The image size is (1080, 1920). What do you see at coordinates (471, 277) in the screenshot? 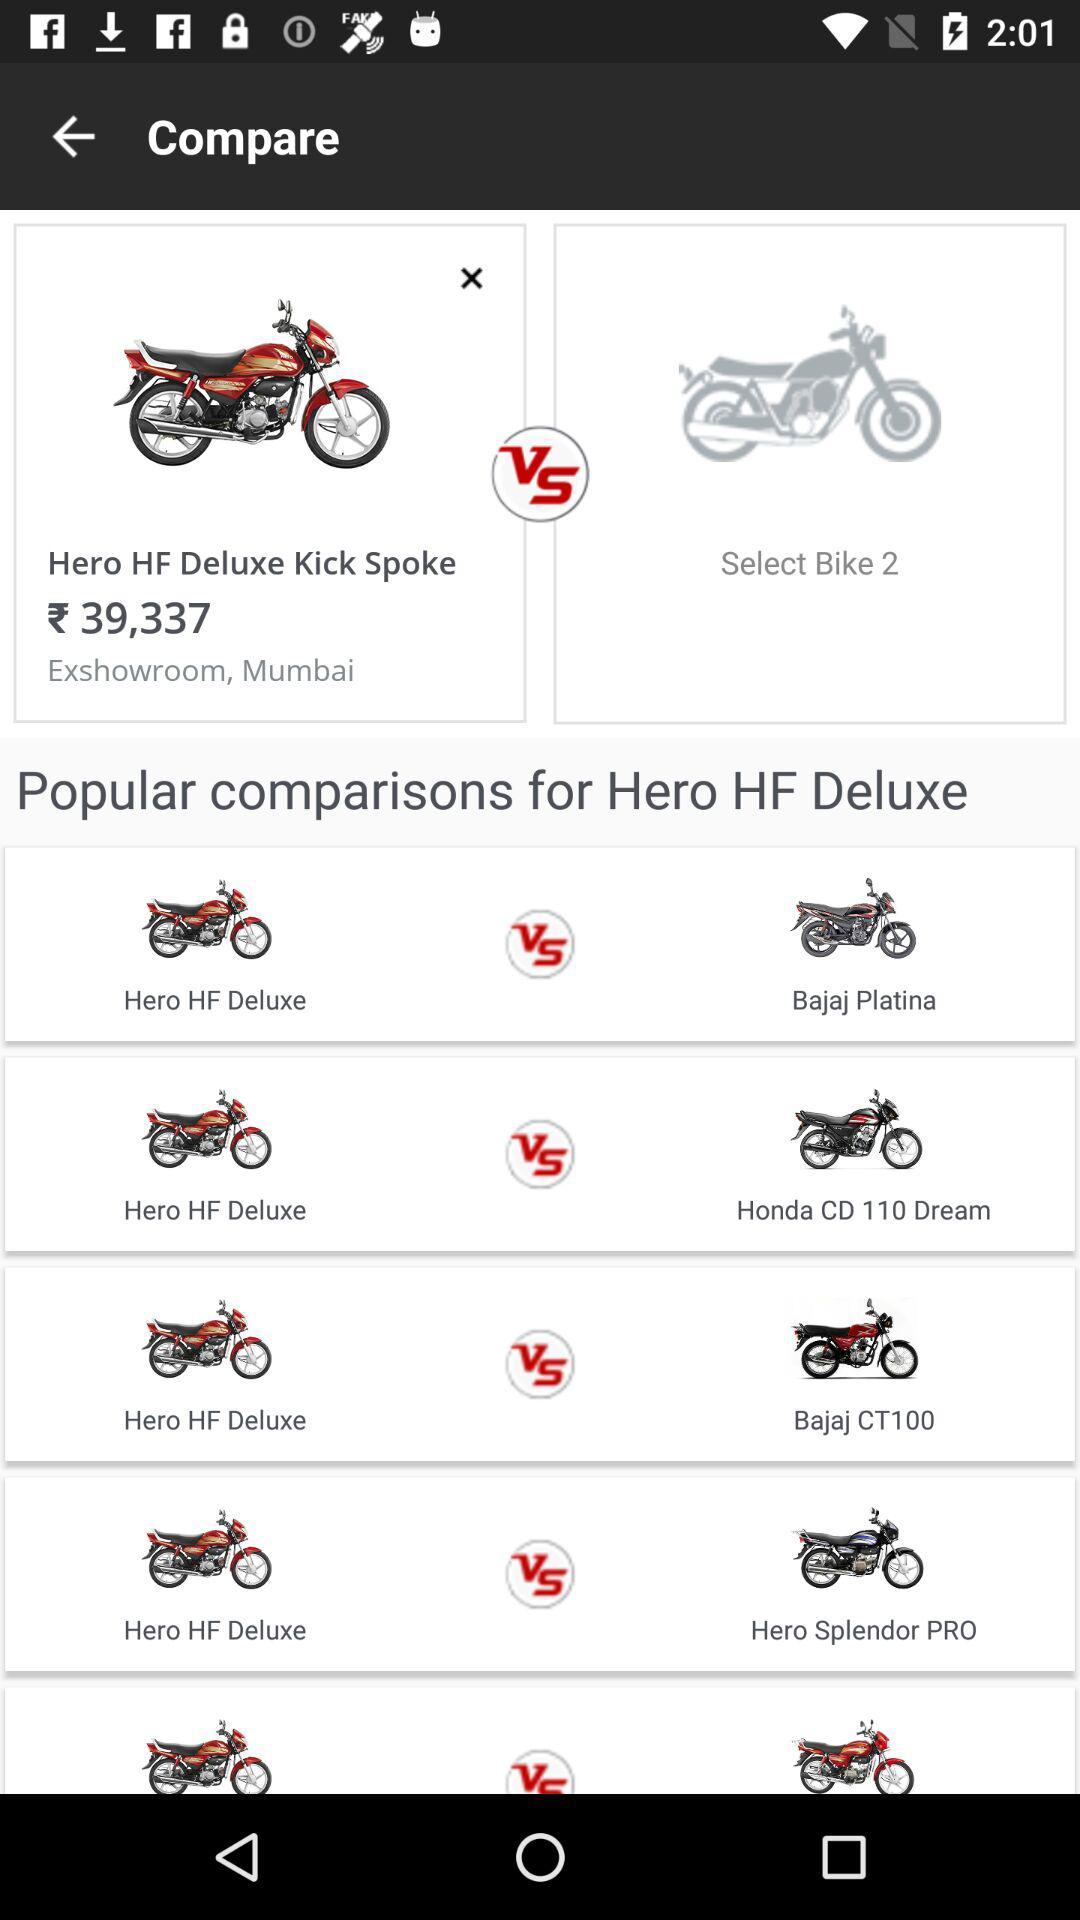
I see `delete selected option` at bounding box center [471, 277].